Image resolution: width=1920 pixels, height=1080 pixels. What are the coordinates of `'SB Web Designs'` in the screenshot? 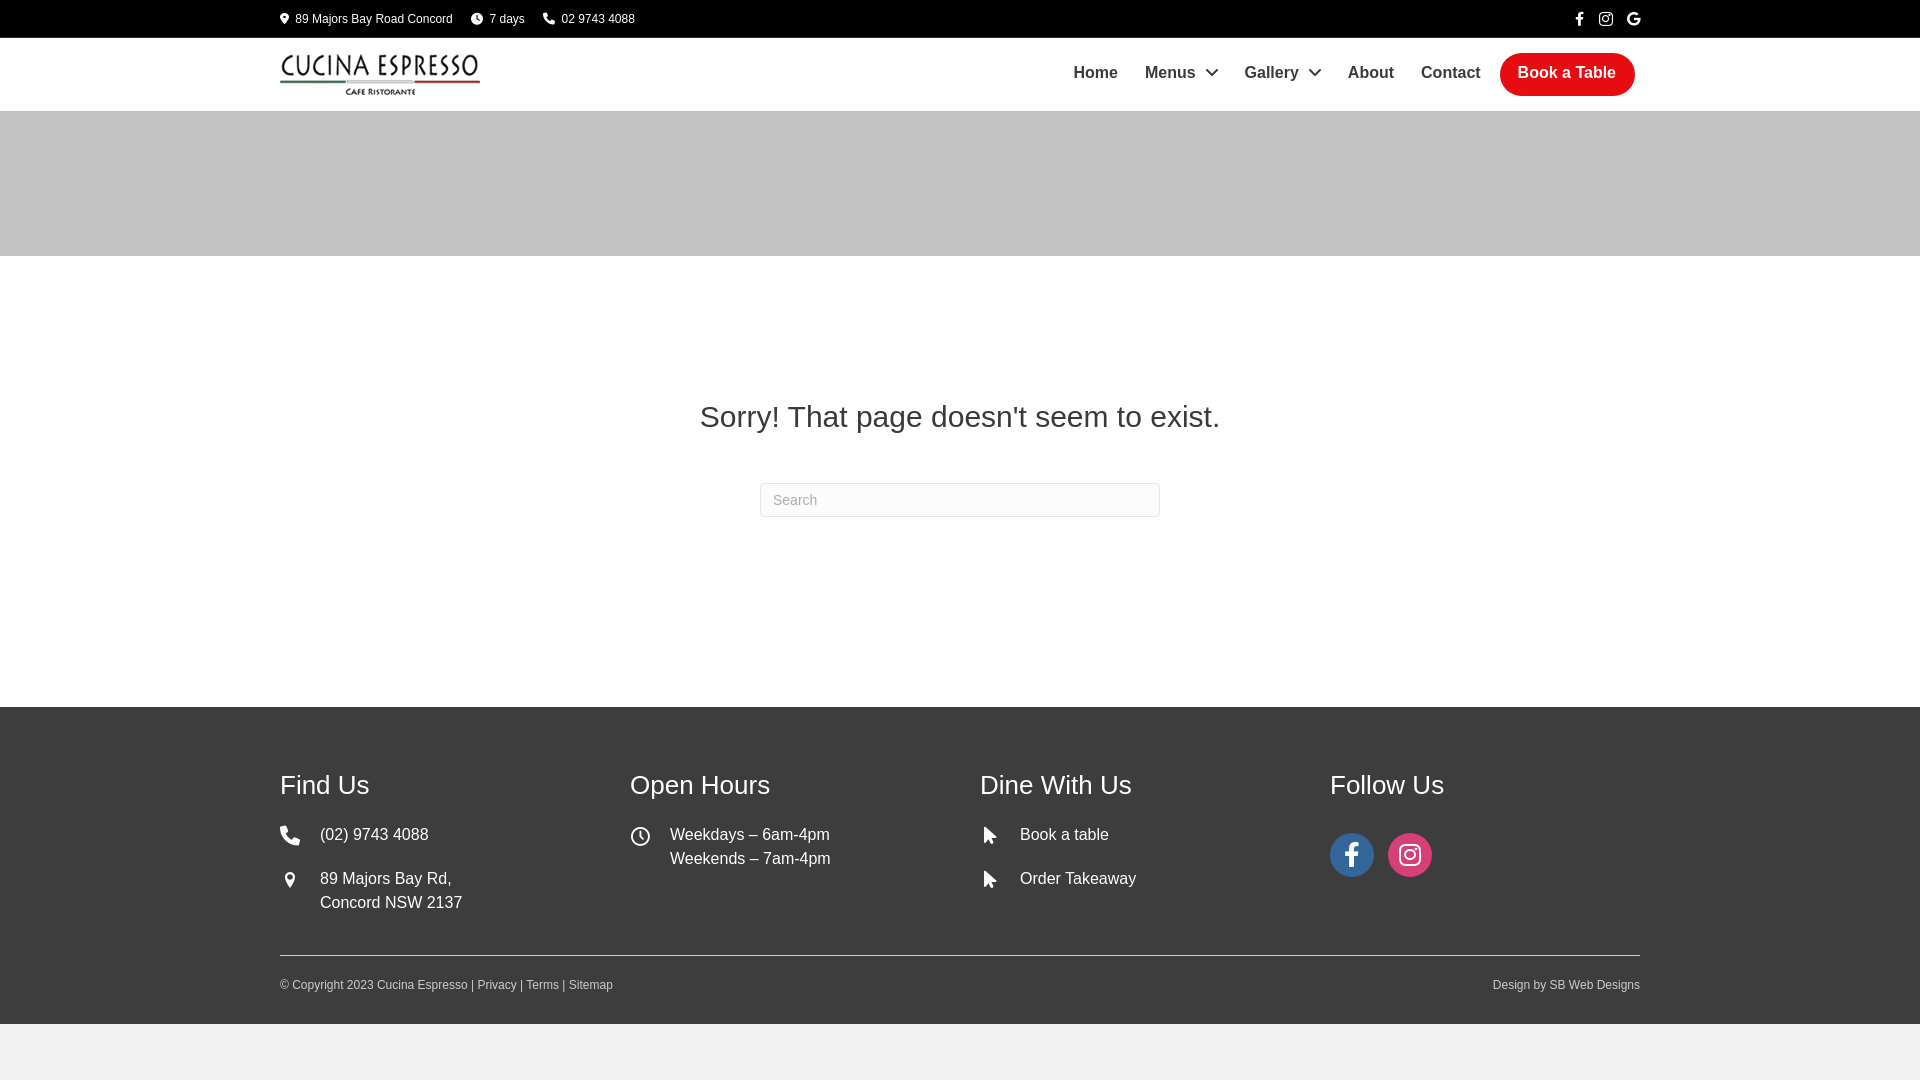 It's located at (1549, 983).